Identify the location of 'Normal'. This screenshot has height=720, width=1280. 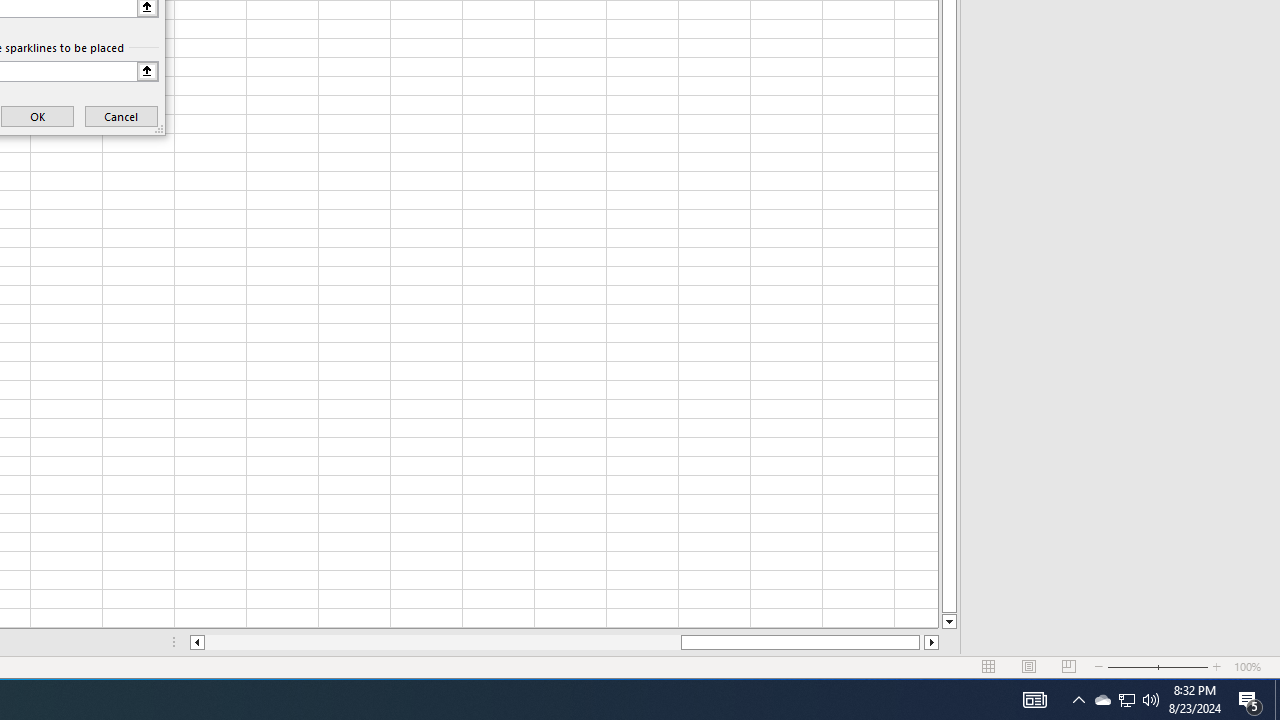
(988, 667).